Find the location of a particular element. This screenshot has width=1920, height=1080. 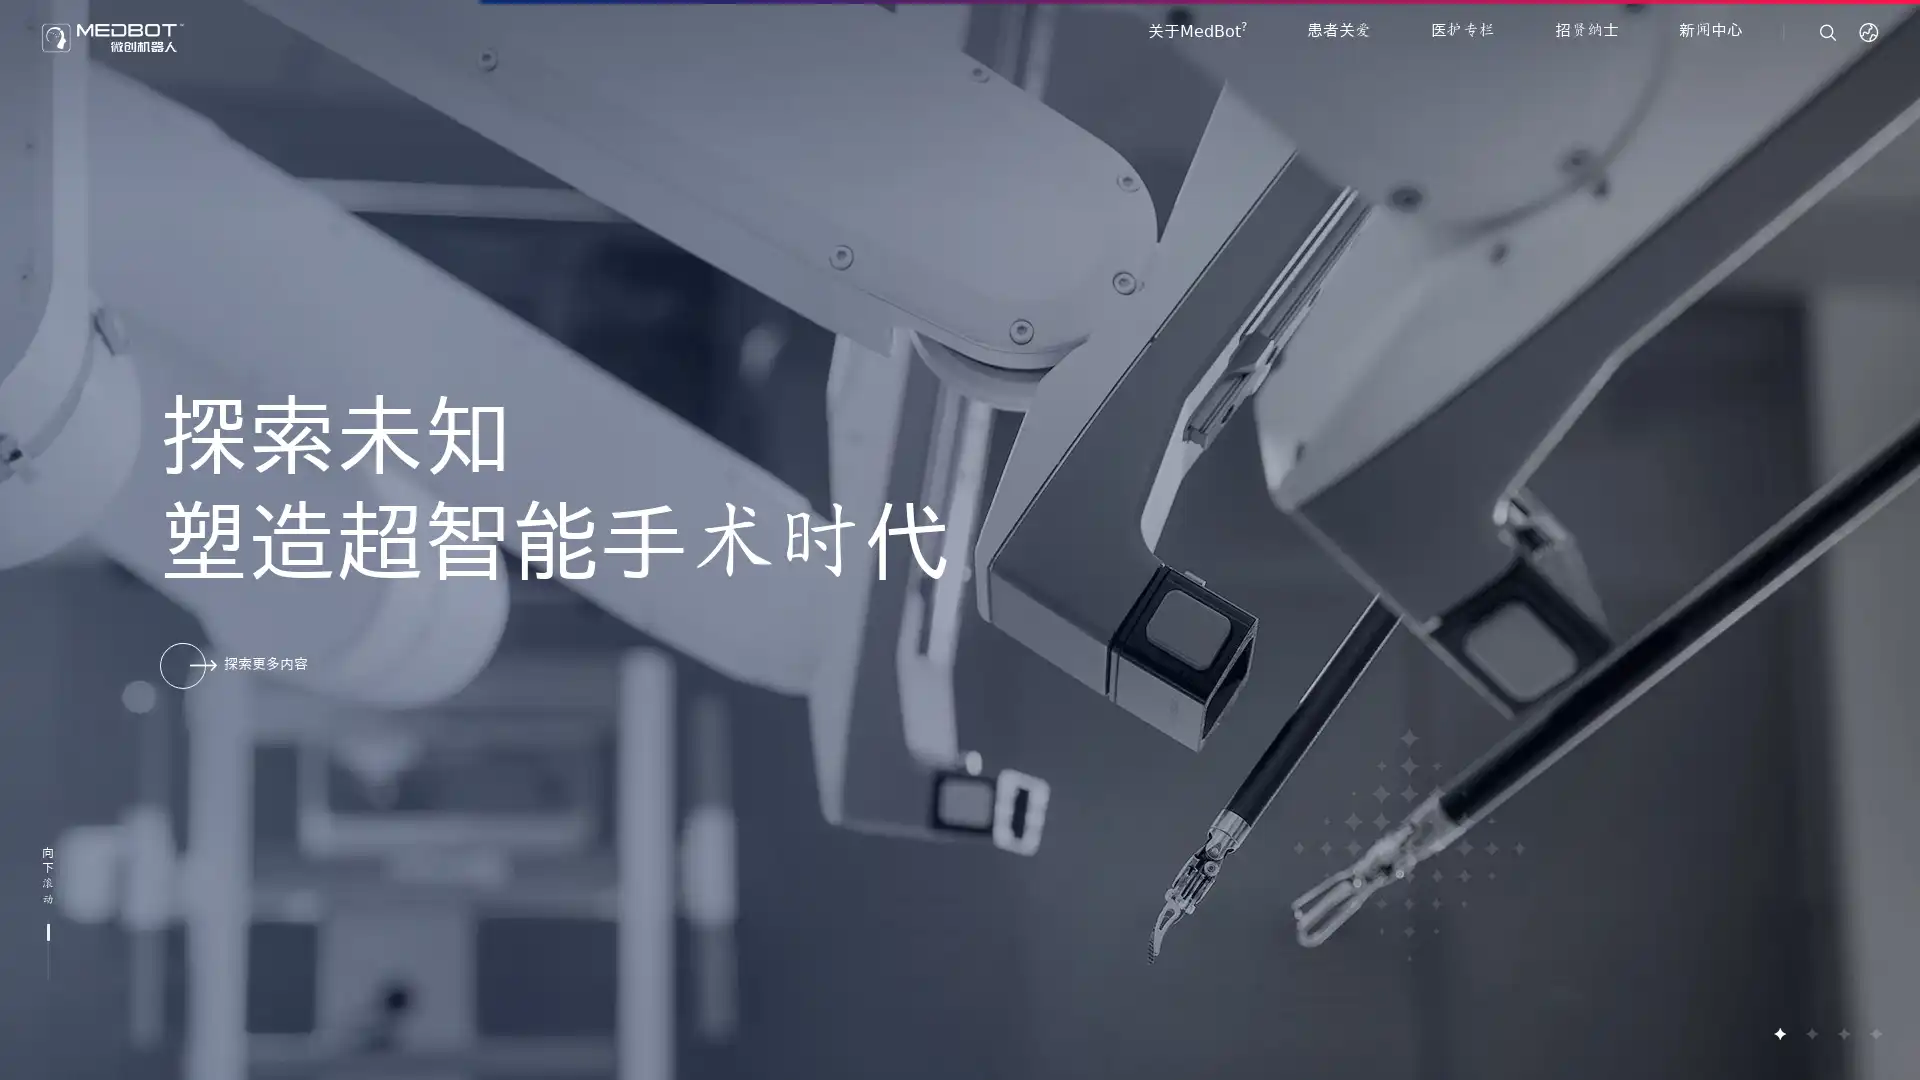

Go to slide 1 is located at coordinates (1779, 1033).